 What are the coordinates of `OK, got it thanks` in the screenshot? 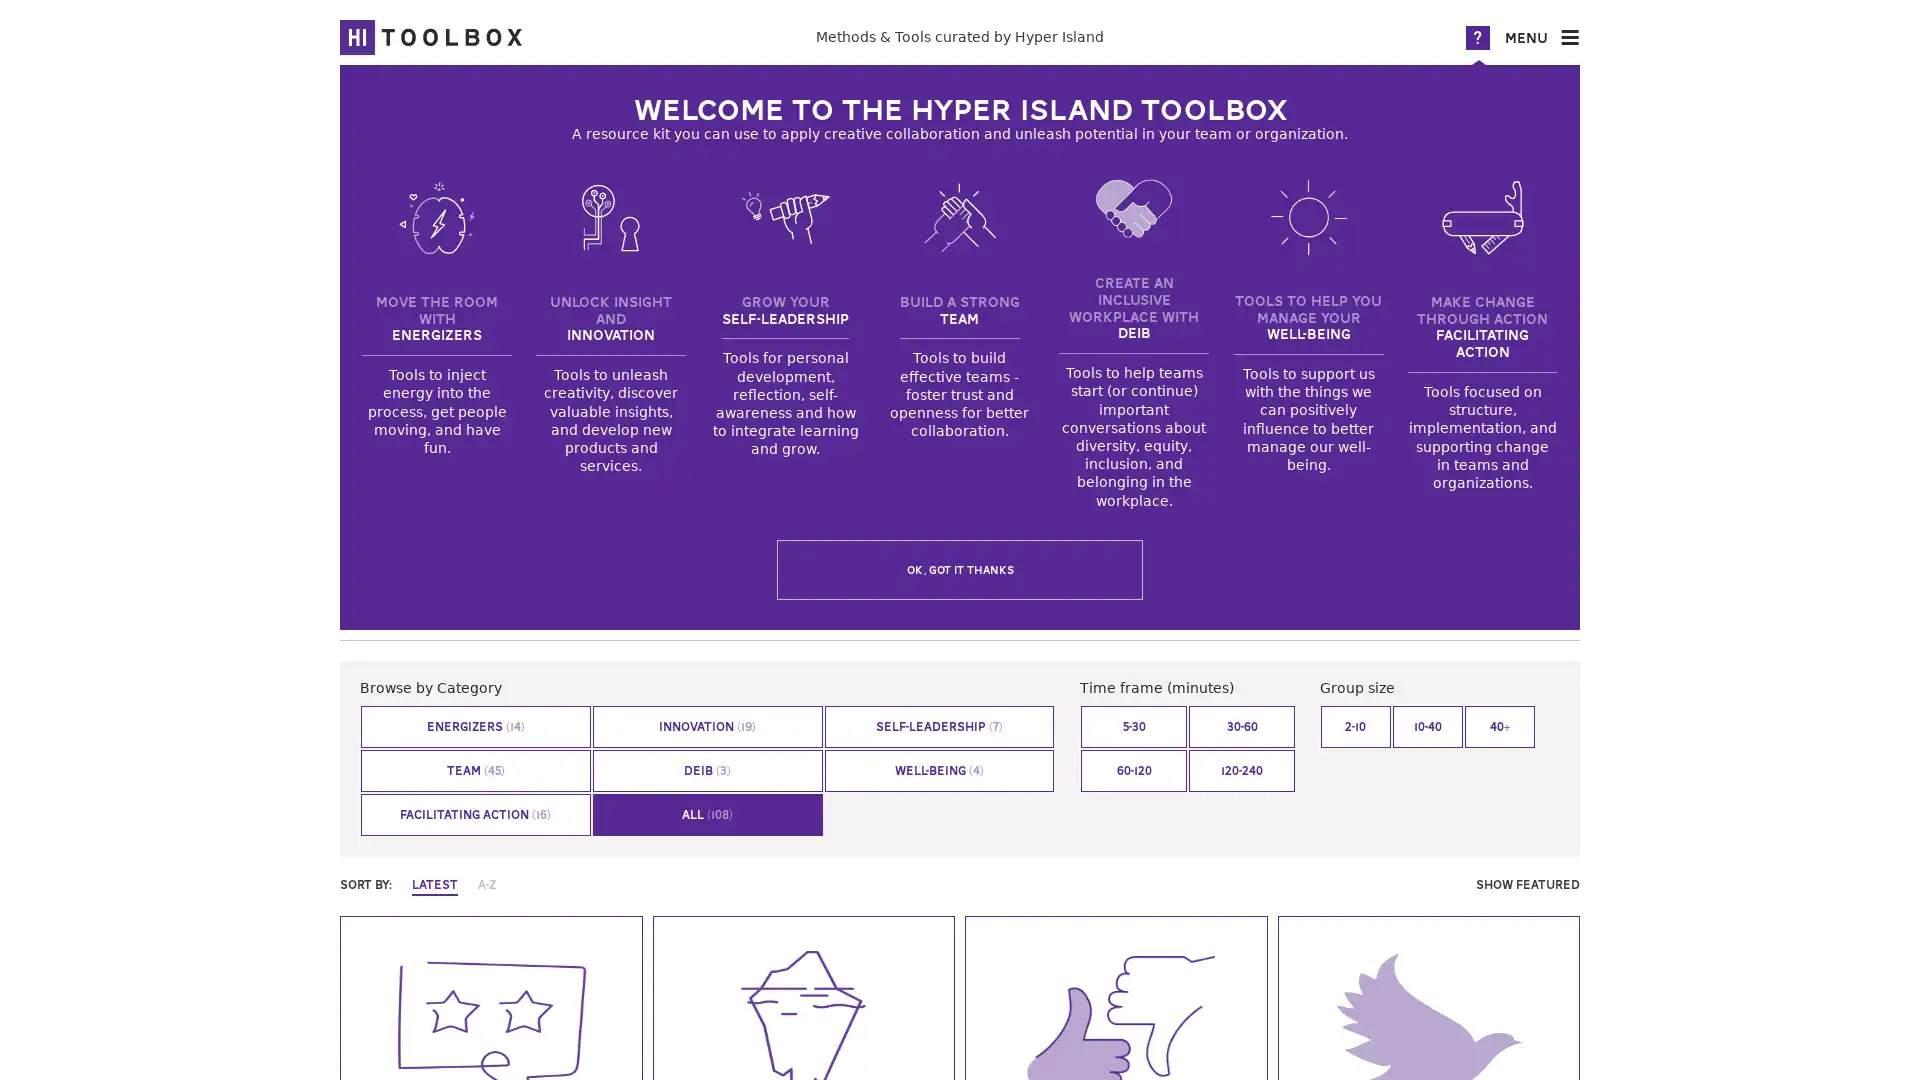 It's located at (960, 569).